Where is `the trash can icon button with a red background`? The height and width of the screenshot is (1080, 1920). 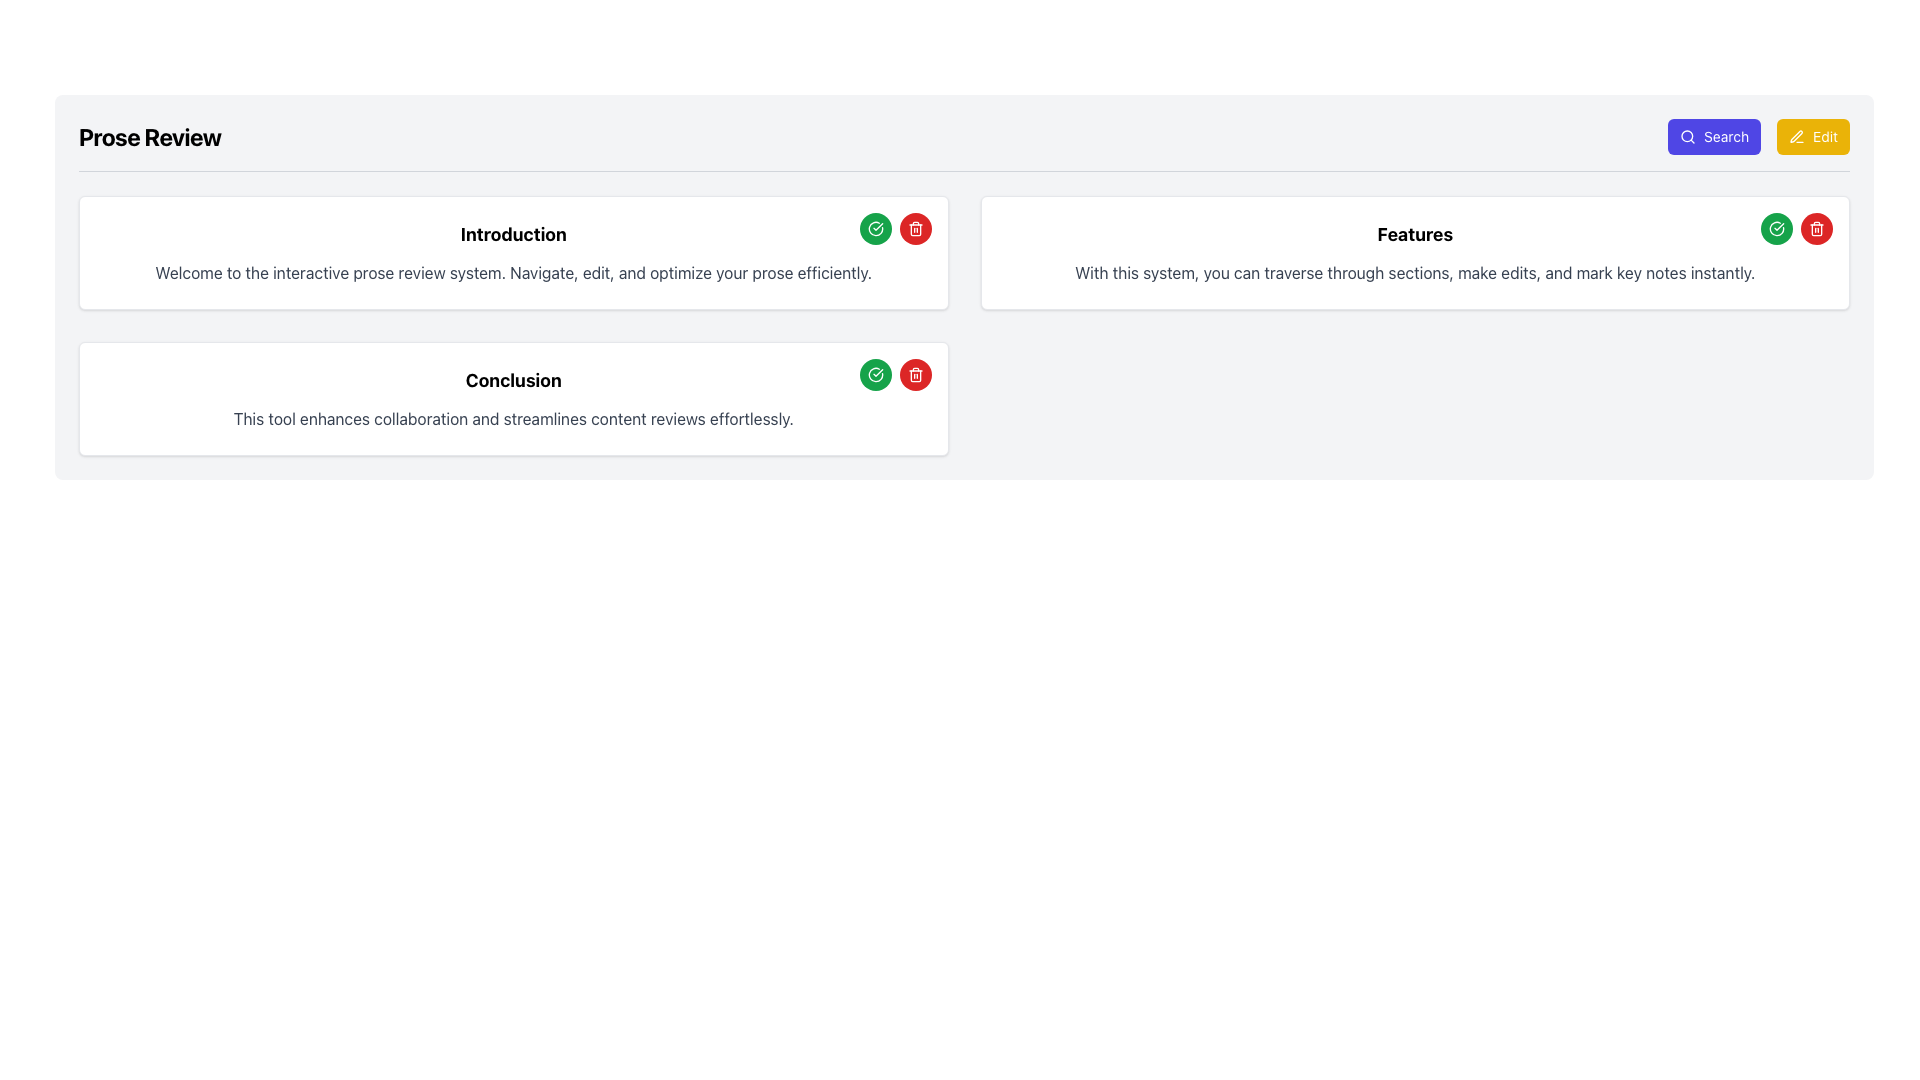 the trash can icon button with a red background is located at coordinates (914, 227).